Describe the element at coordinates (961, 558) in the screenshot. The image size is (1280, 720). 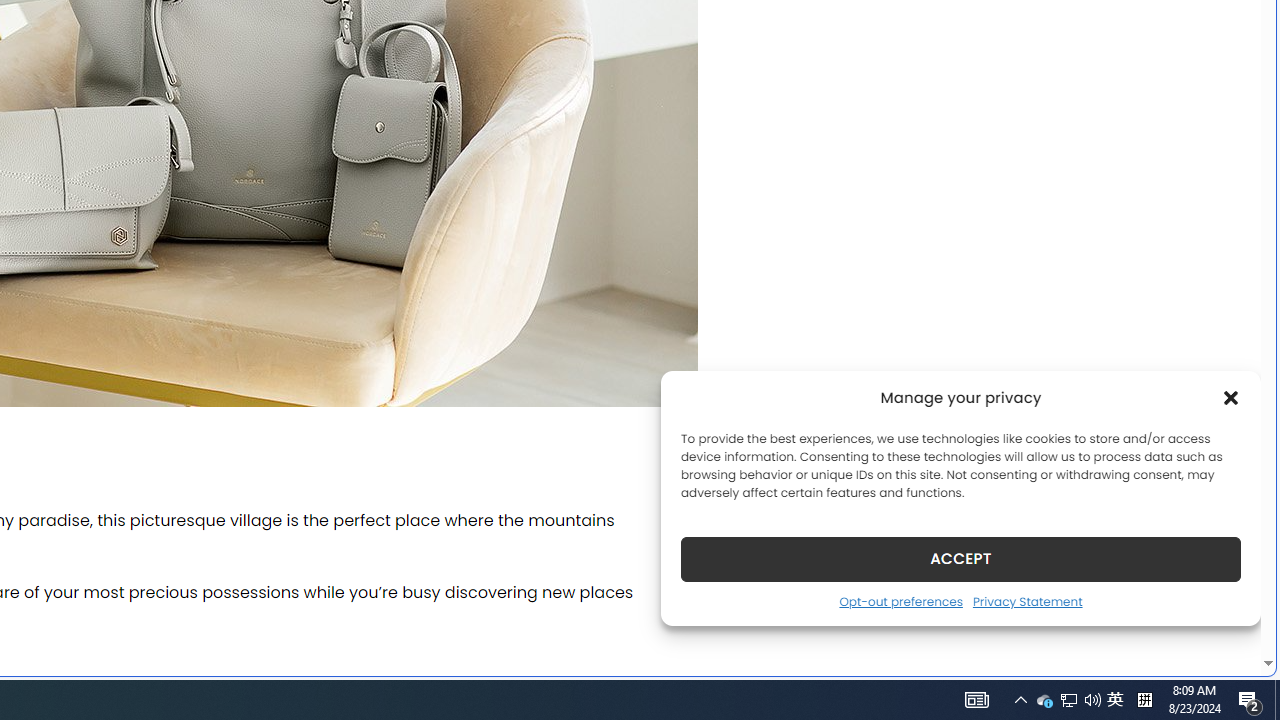
I see `'ACCEPT'` at that location.